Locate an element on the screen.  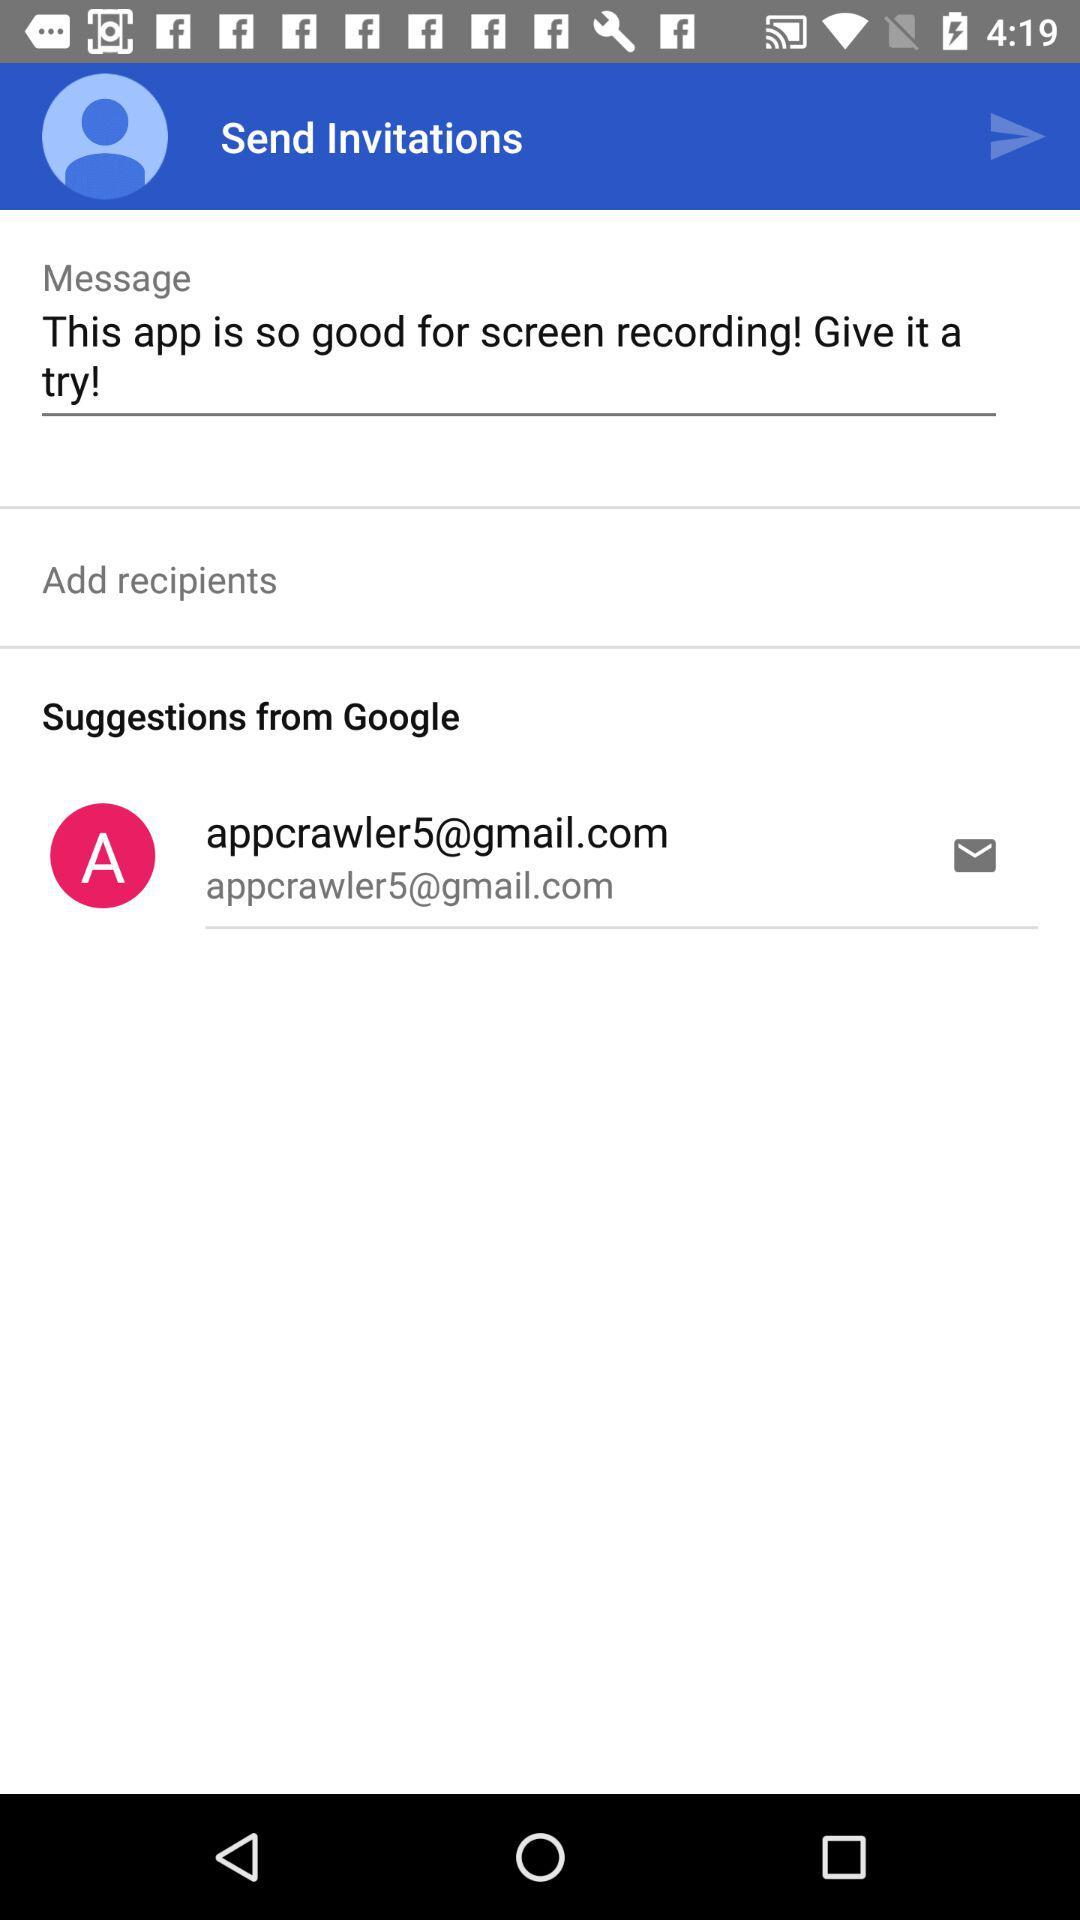
the text which is written below the message is located at coordinates (518, 355).